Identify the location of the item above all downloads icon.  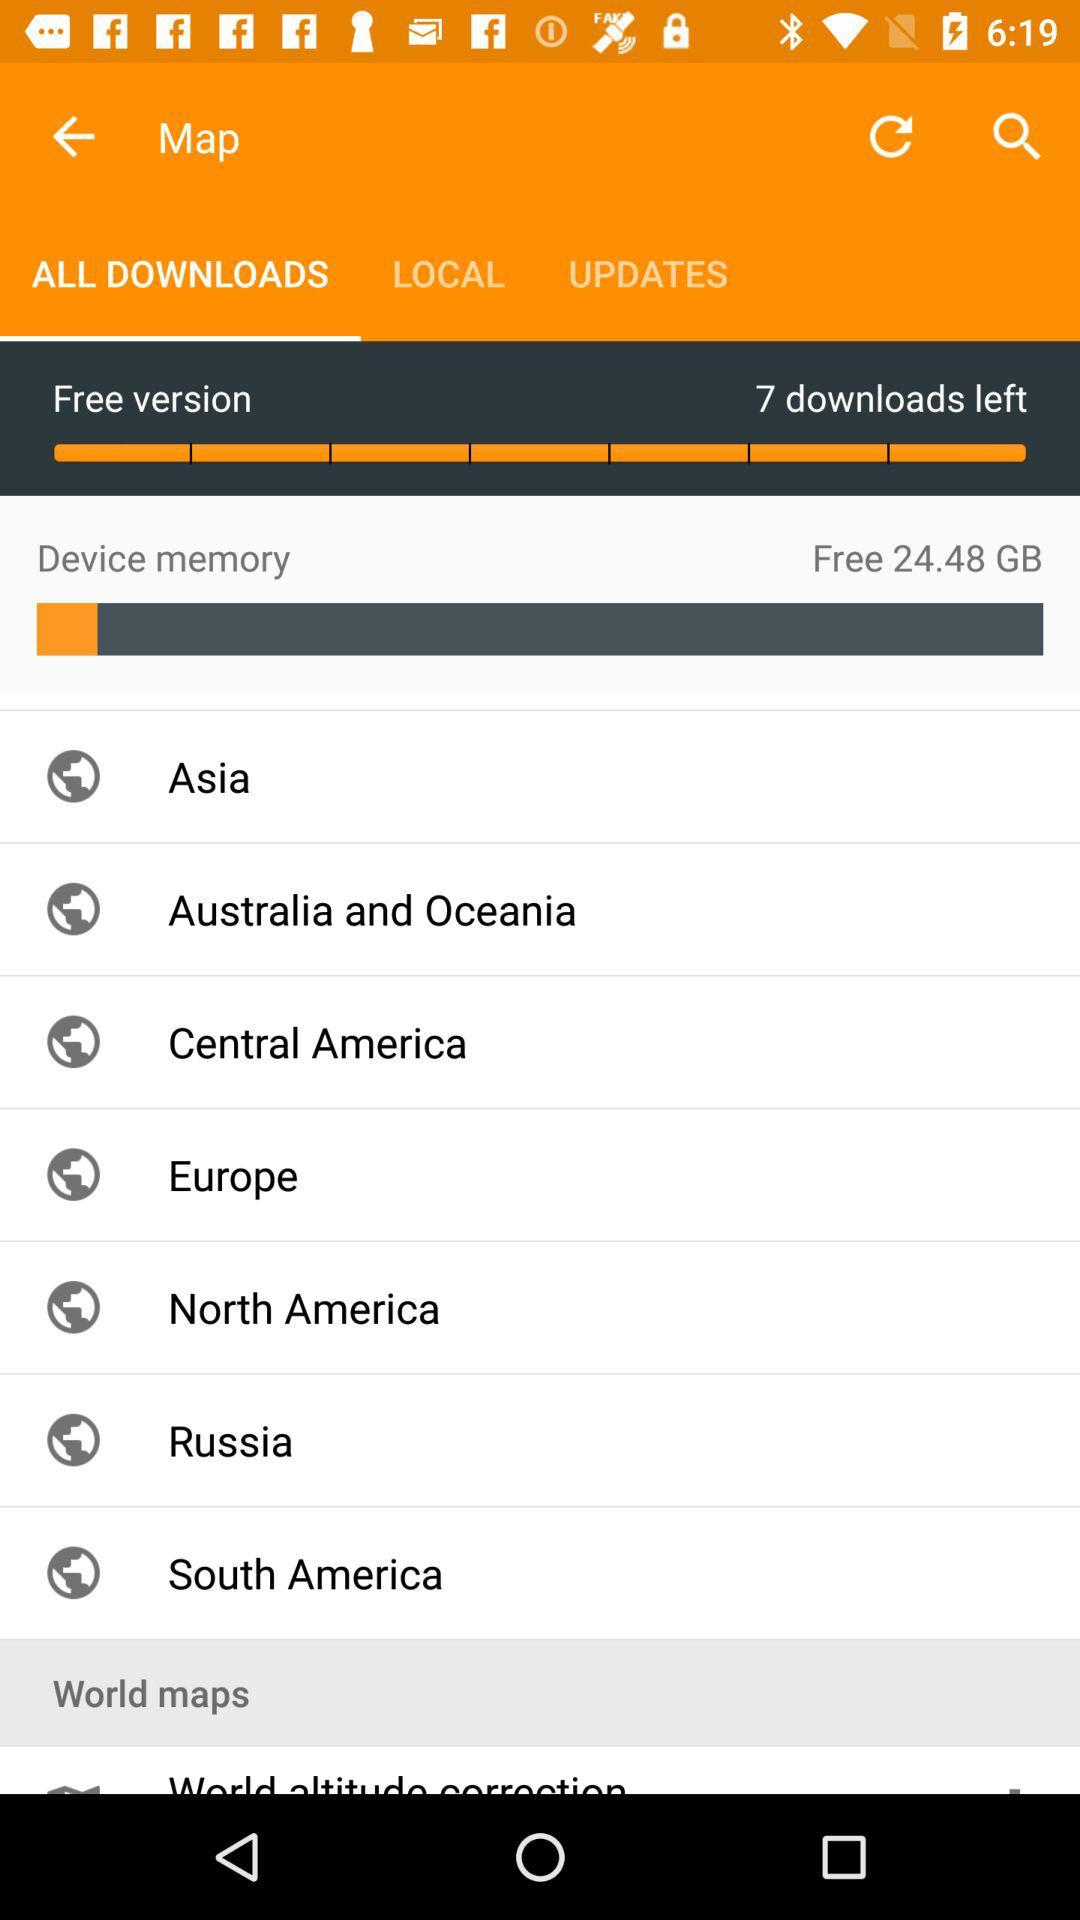
(72, 135).